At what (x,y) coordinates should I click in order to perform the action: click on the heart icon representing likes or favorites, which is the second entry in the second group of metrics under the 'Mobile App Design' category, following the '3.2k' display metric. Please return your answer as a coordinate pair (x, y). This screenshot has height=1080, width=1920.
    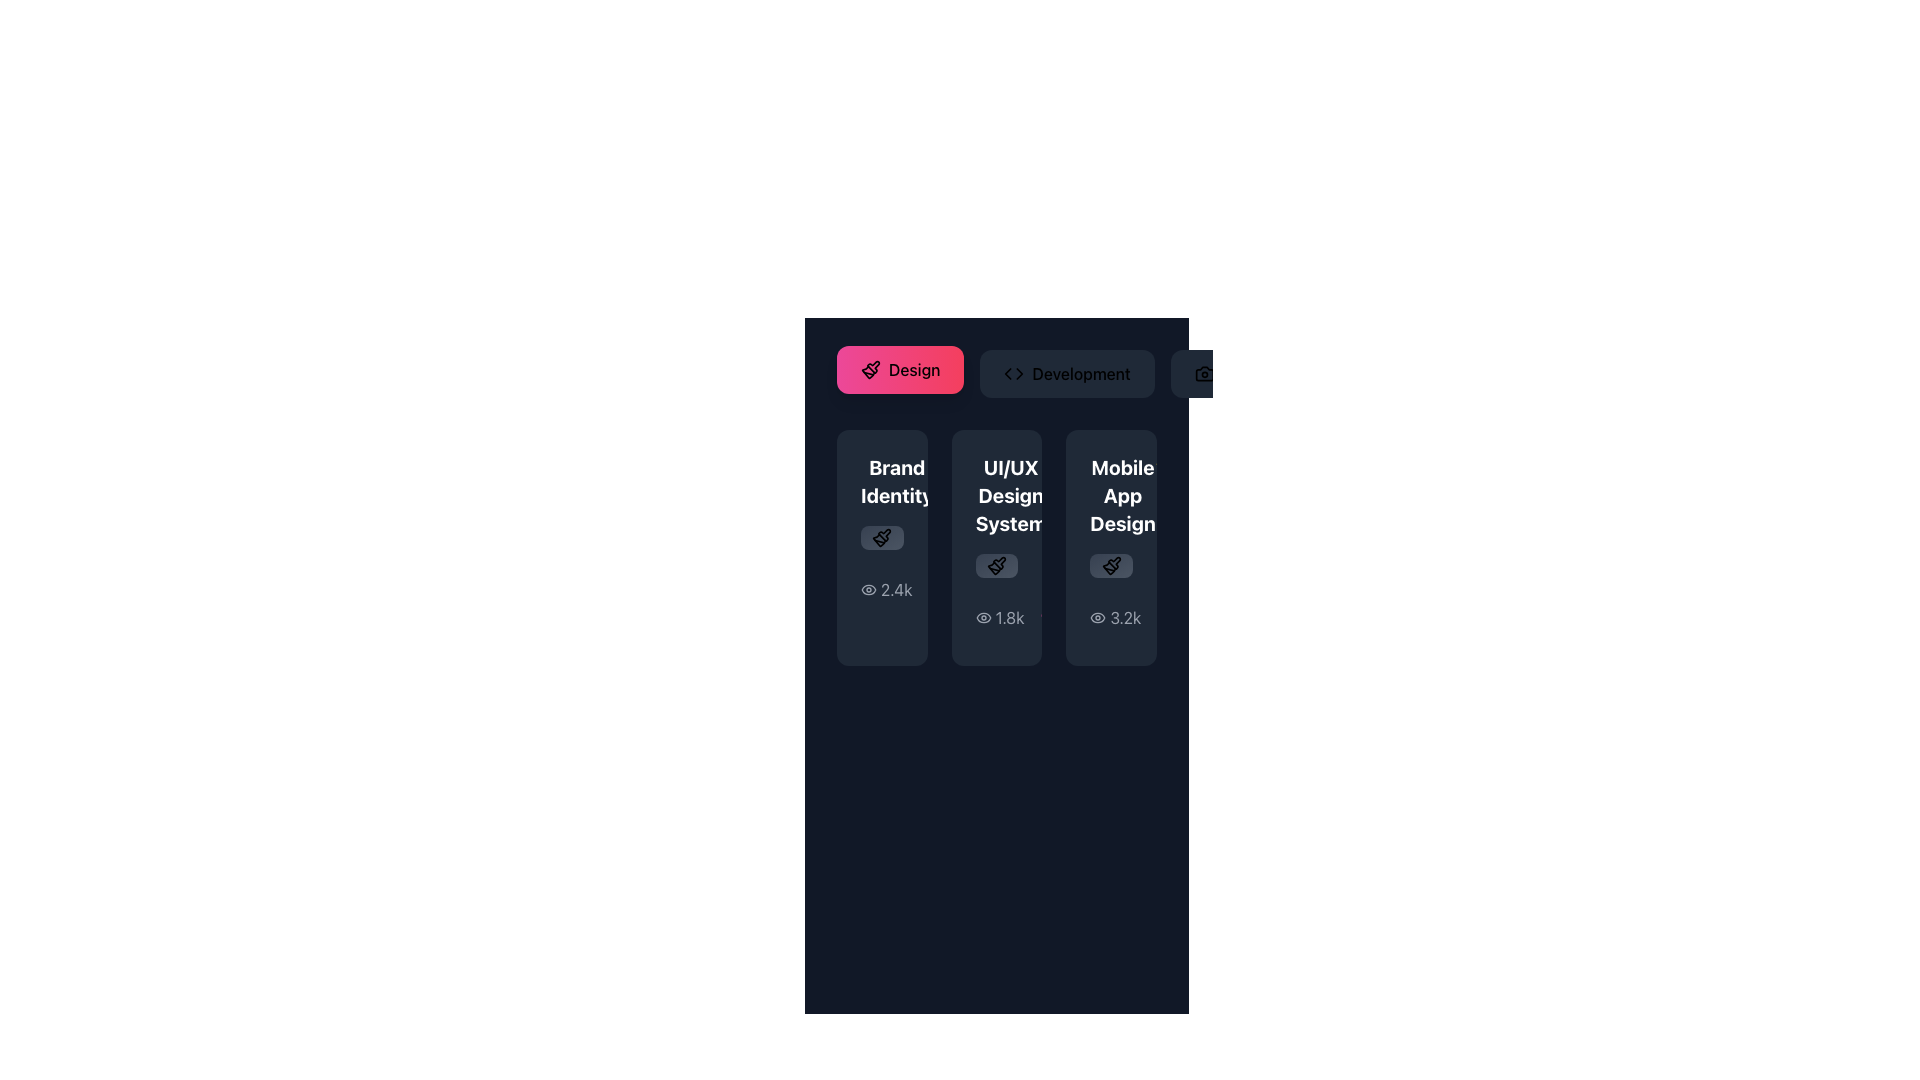
    Looking at the image, I should click on (1182, 616).